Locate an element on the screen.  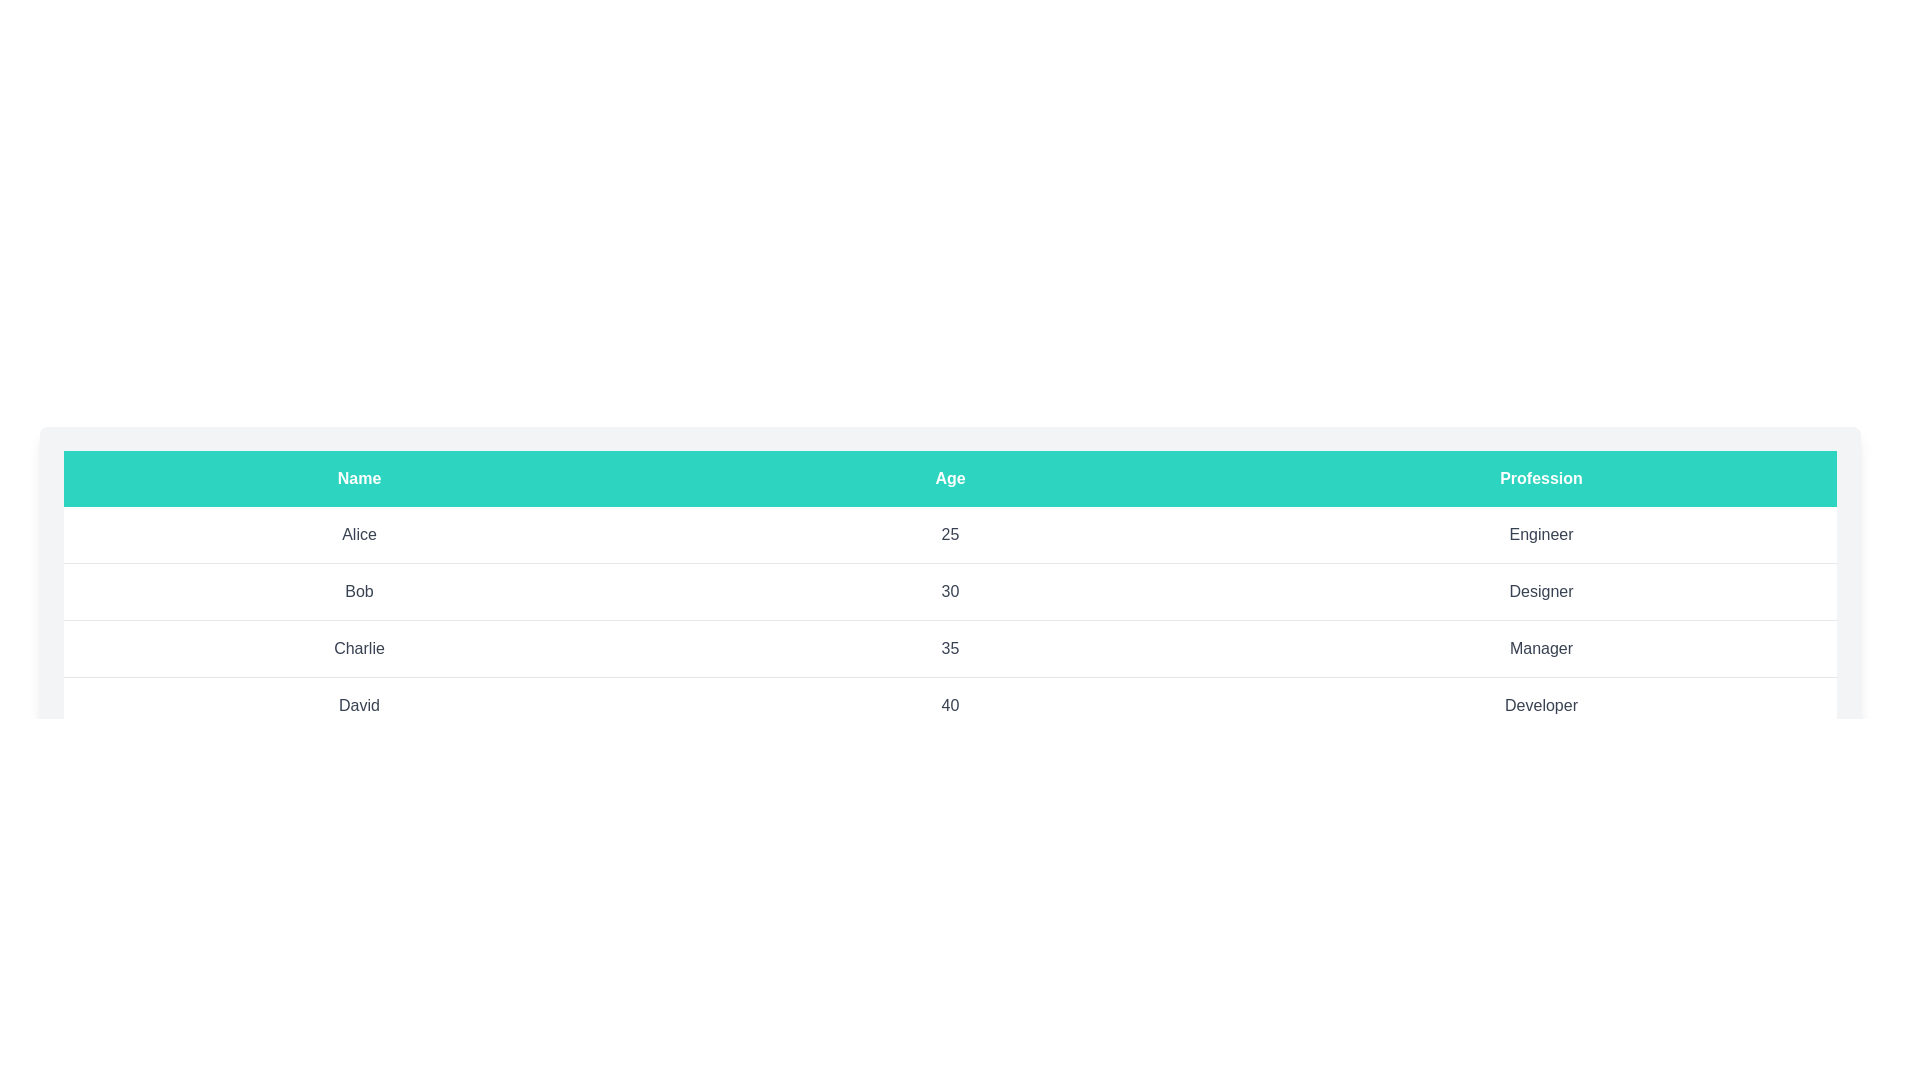
the text display component in the first row of the table that shows user information, specifically displaying 'Alice25Engineer', for potential details is located at coordinates (949, 534).